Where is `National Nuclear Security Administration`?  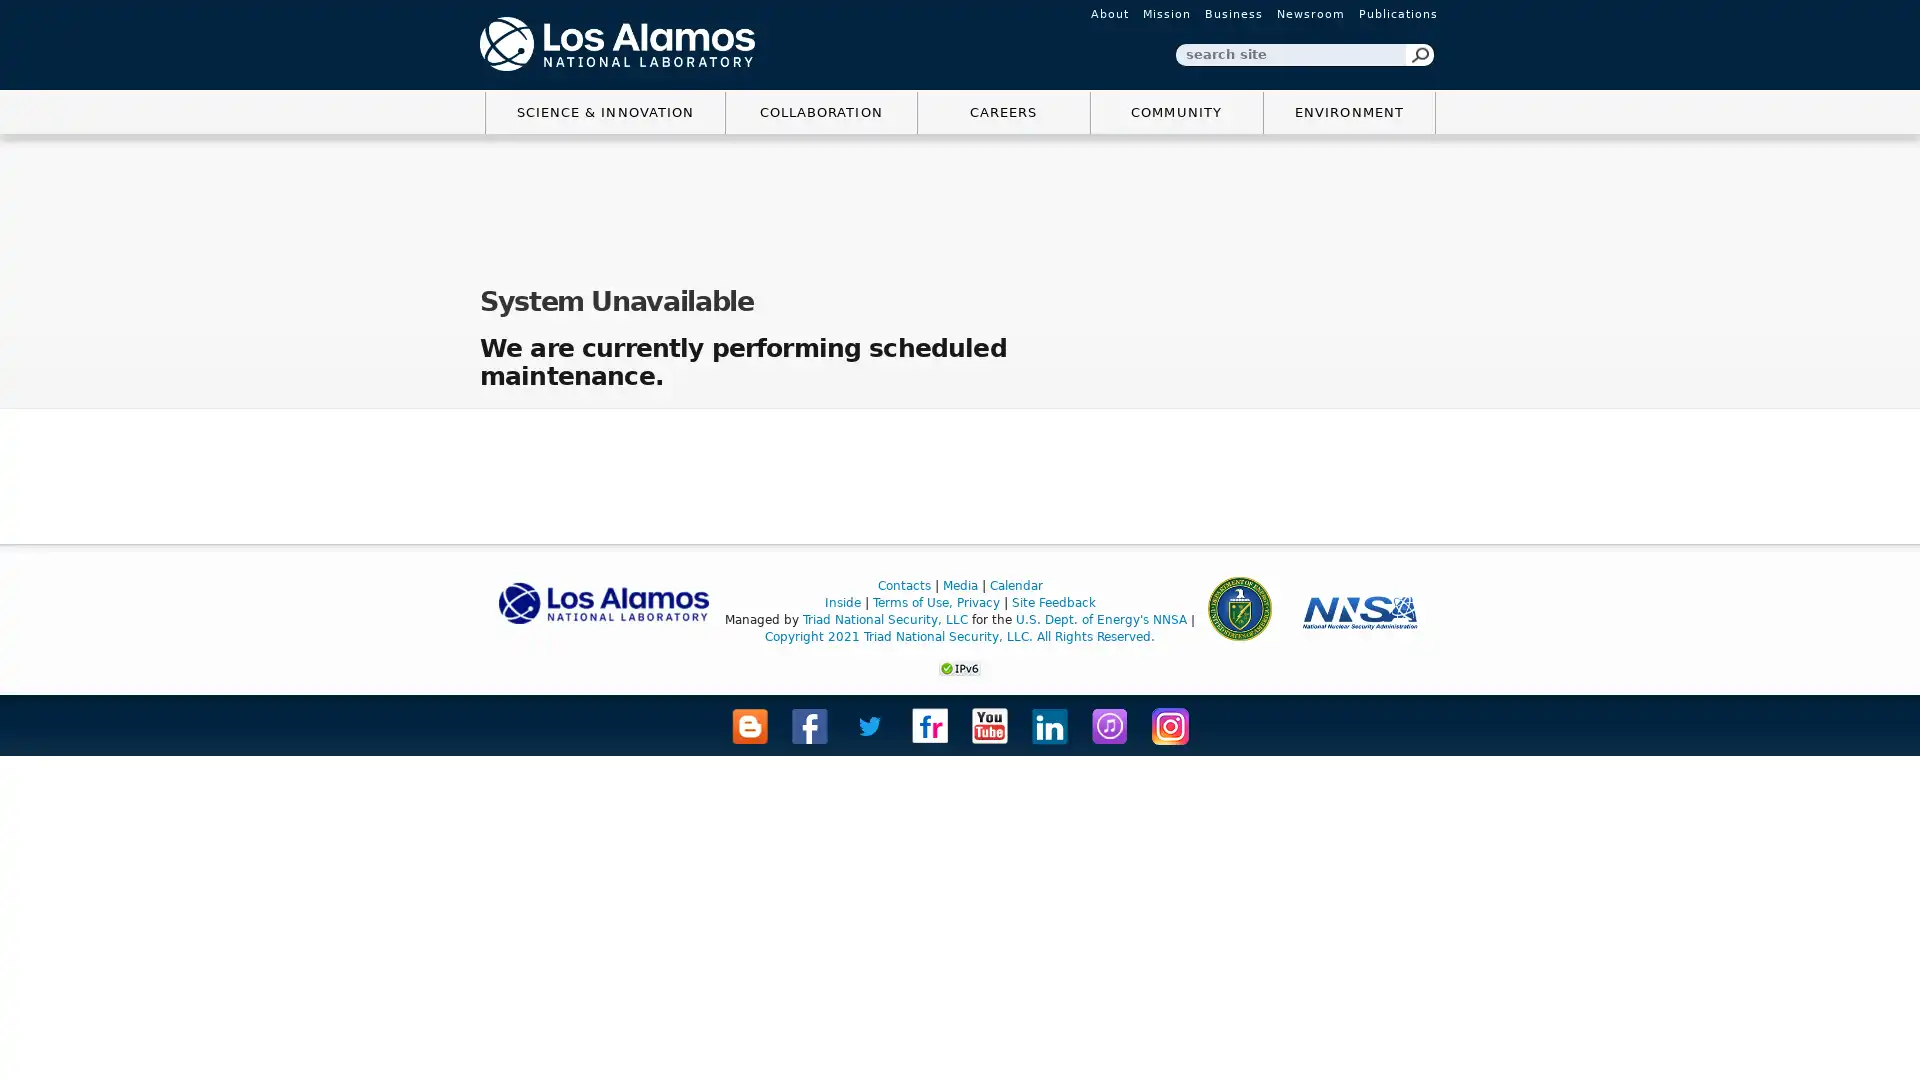 National Nuclear Security Administration is located at coordinates (1359, 611).